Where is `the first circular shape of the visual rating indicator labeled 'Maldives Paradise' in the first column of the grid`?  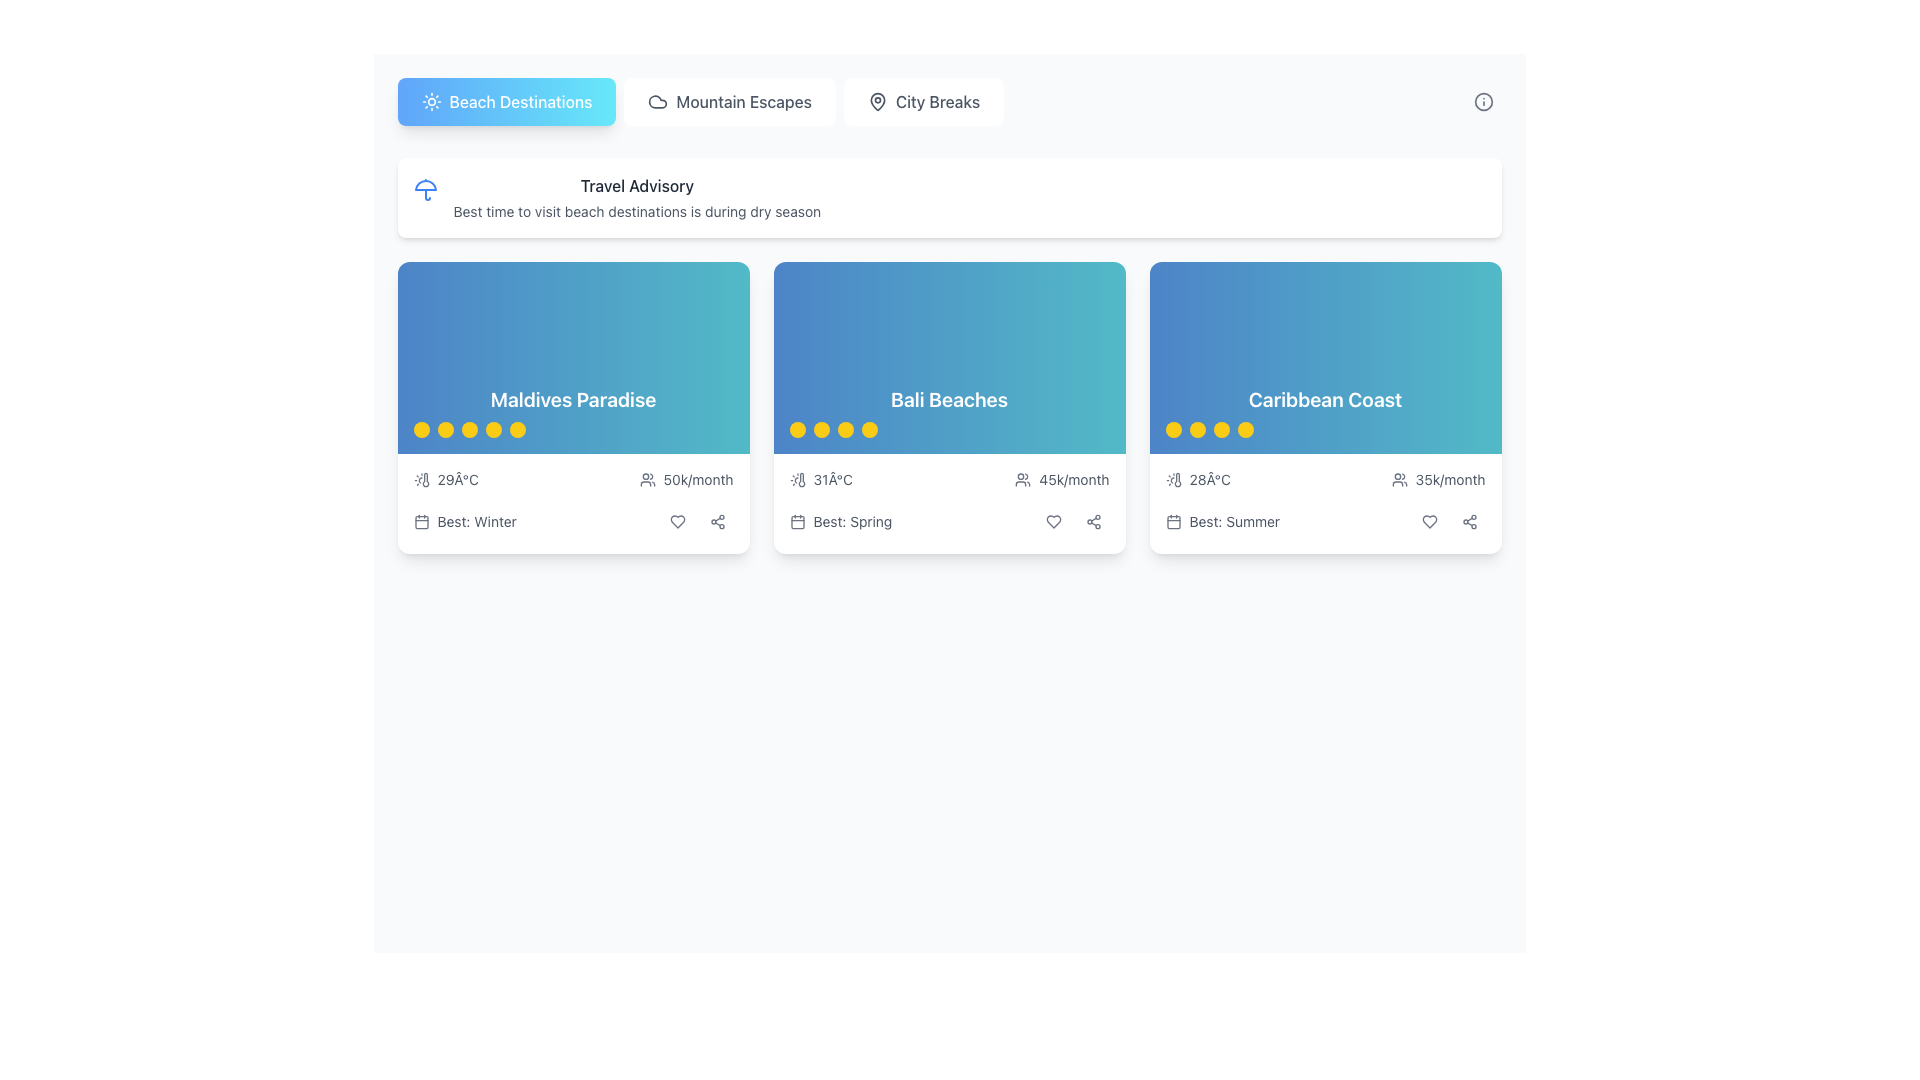 the first circular shape of the visual rating indicator labeled 'Maldives Paradise' in the first column of the grid is located at coordinates (420, 428).